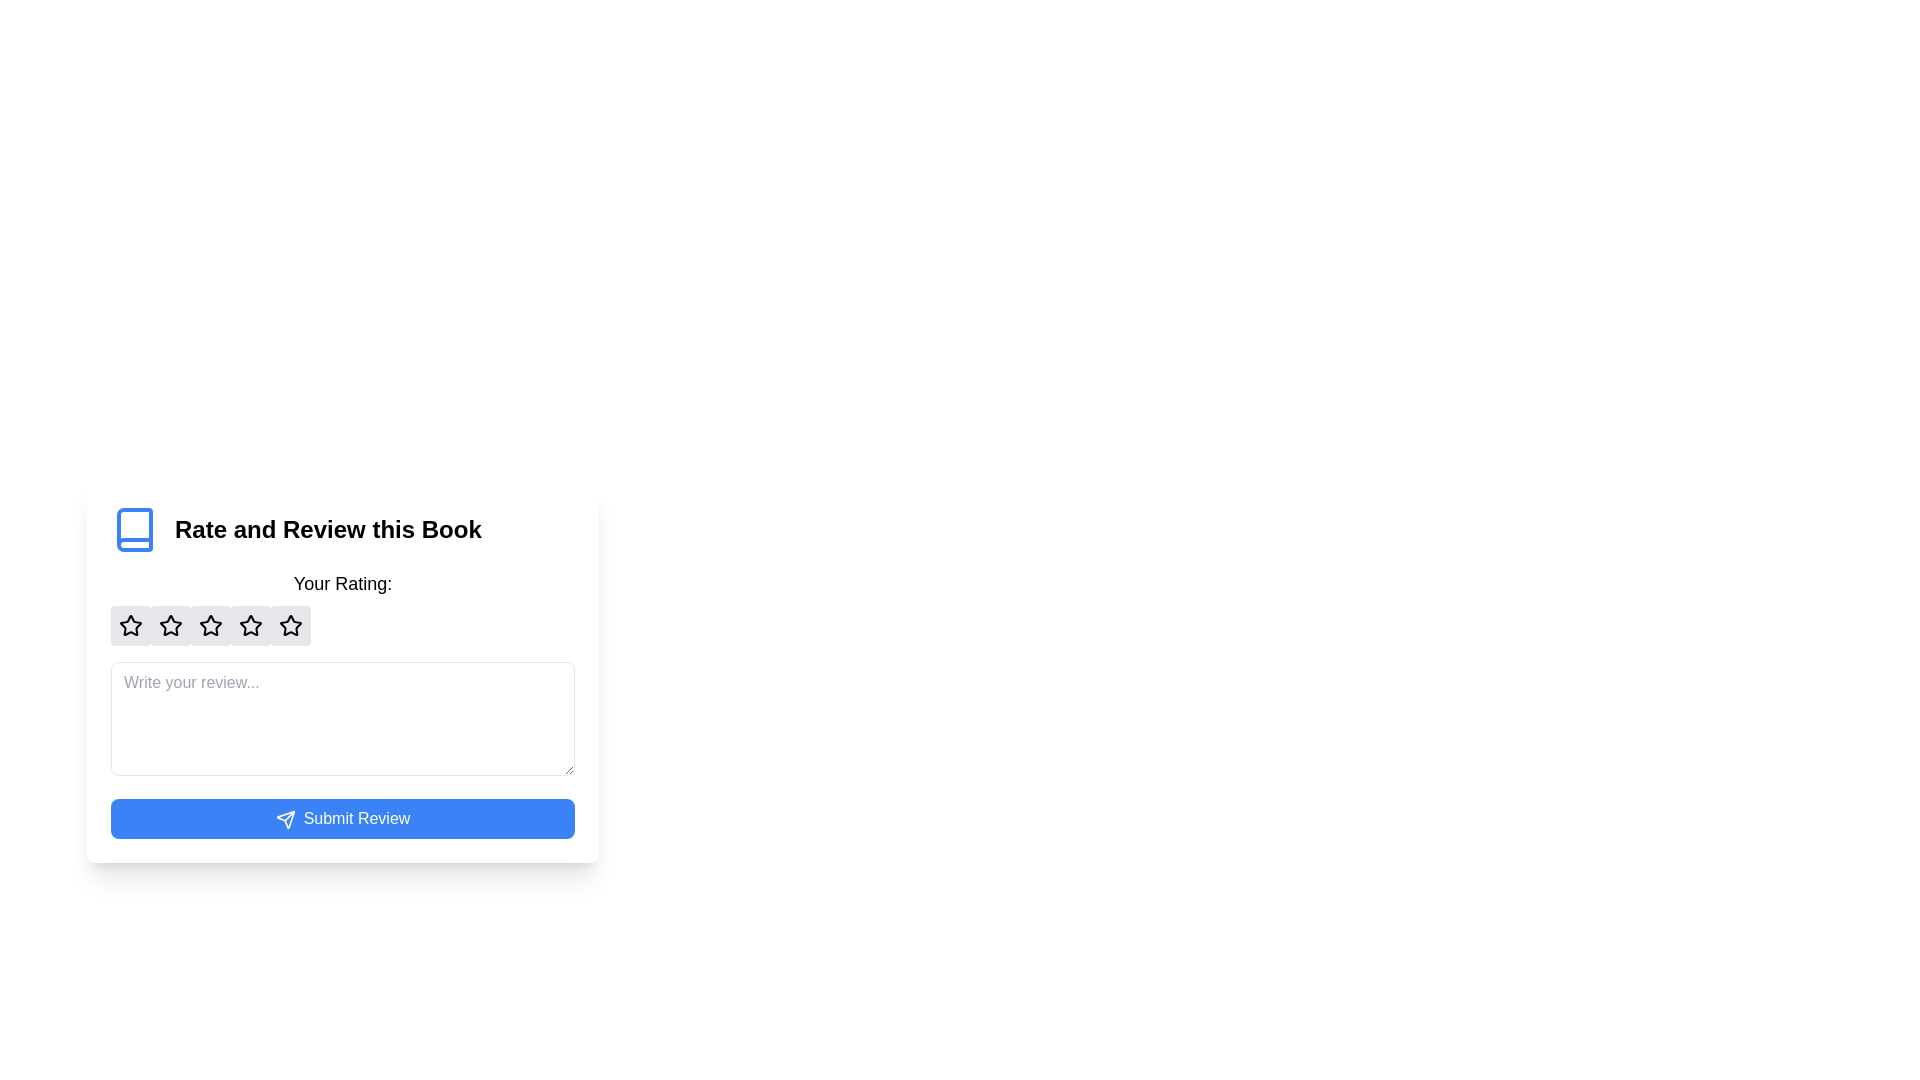 This screenshot has width=1920, height=1080. I want to click on the first star icon button in the horizontal sequence of five stars under the 'Your Rating:' label, so click(129, 624).